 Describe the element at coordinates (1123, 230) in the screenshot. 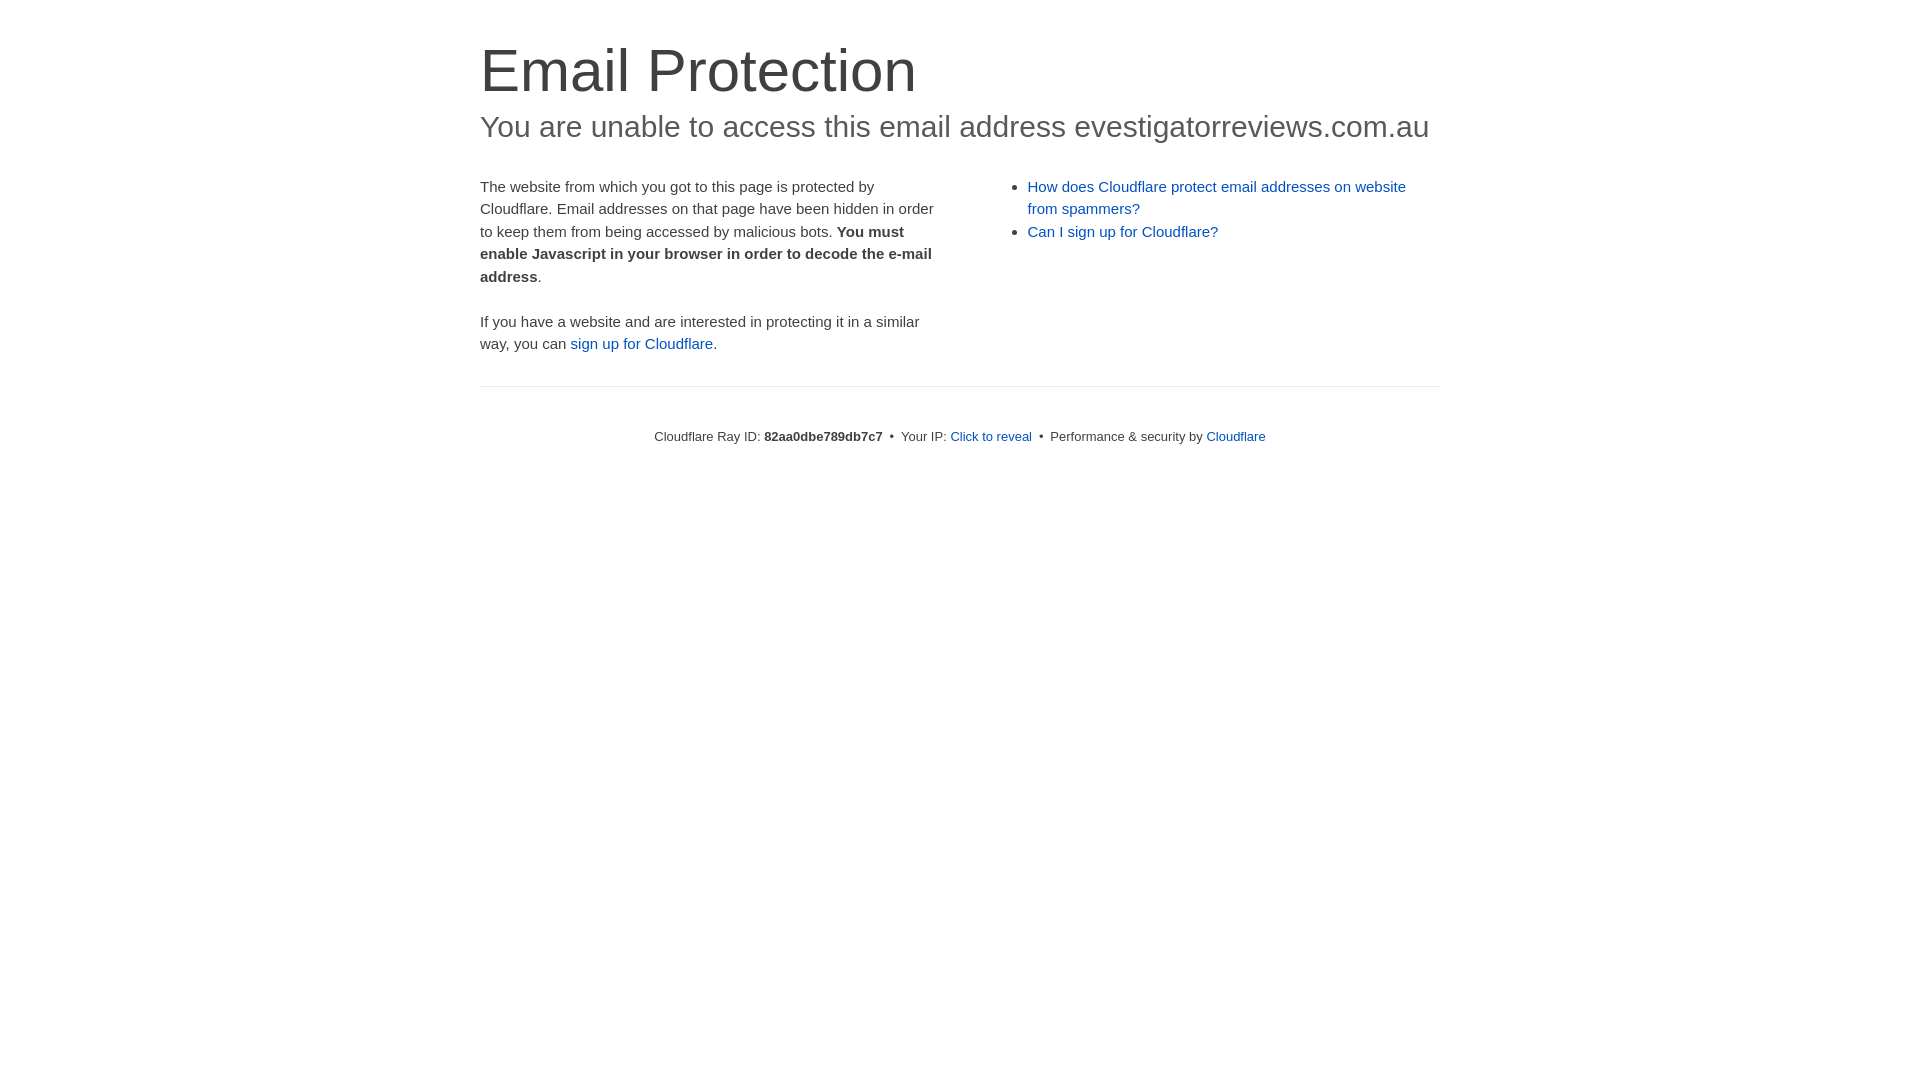

I see `'Can I sign up for Cloudflare?'` at that location.